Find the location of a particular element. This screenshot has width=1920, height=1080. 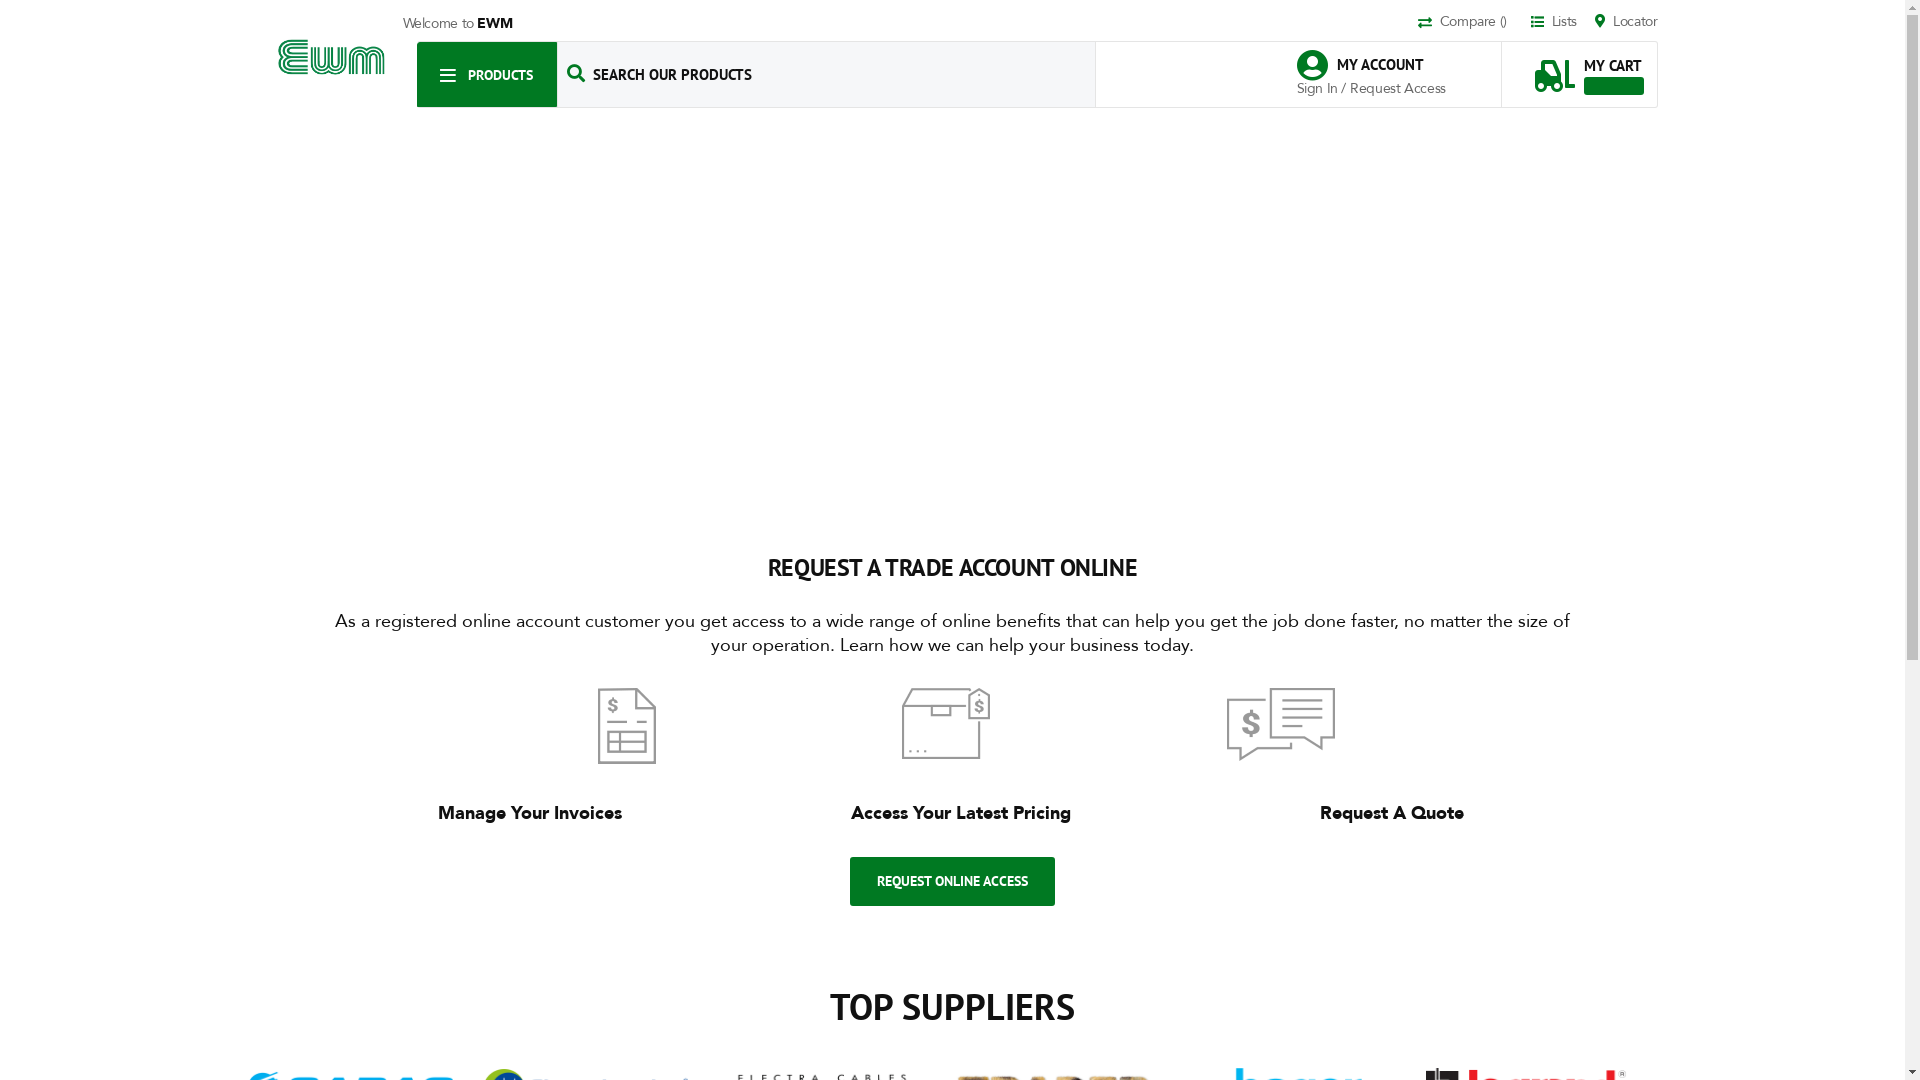

'Locator' is located at coordinates (1626, 22).